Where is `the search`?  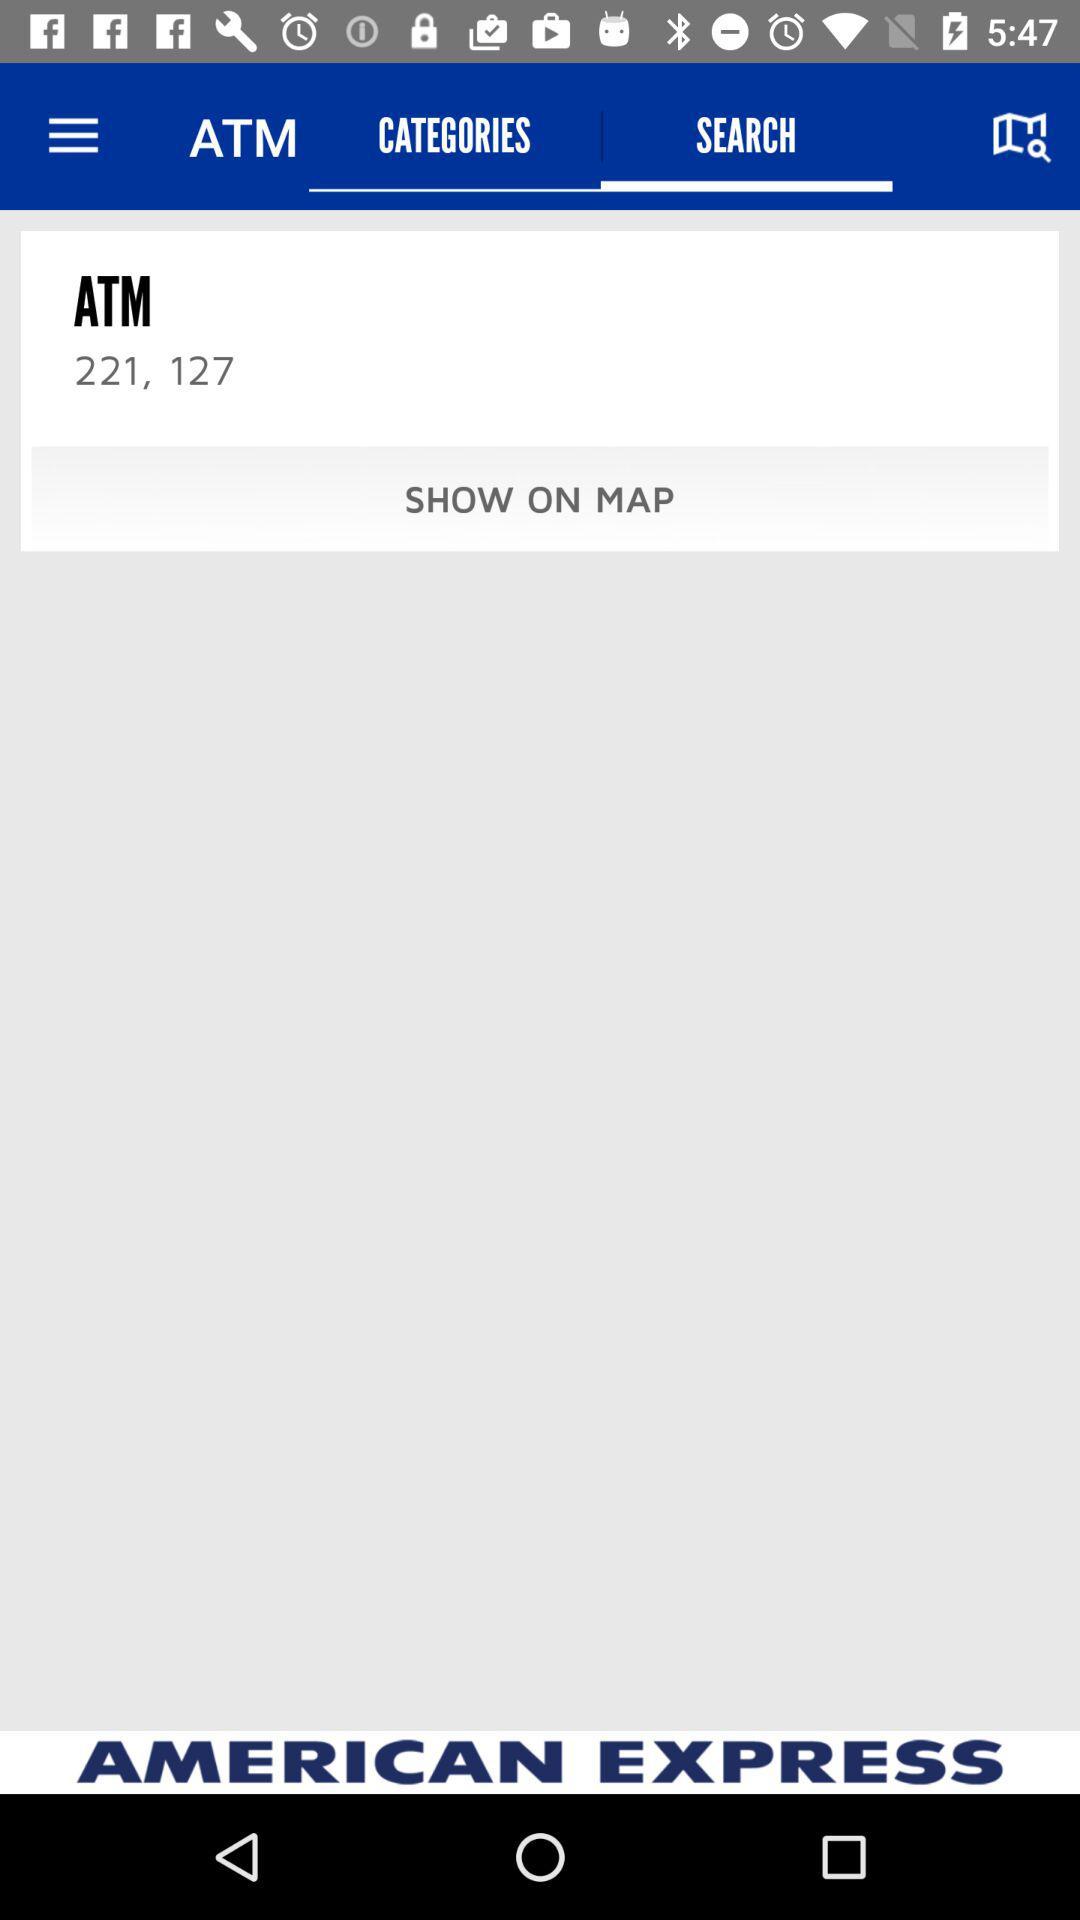
the search is located at coordinates (746, 135).